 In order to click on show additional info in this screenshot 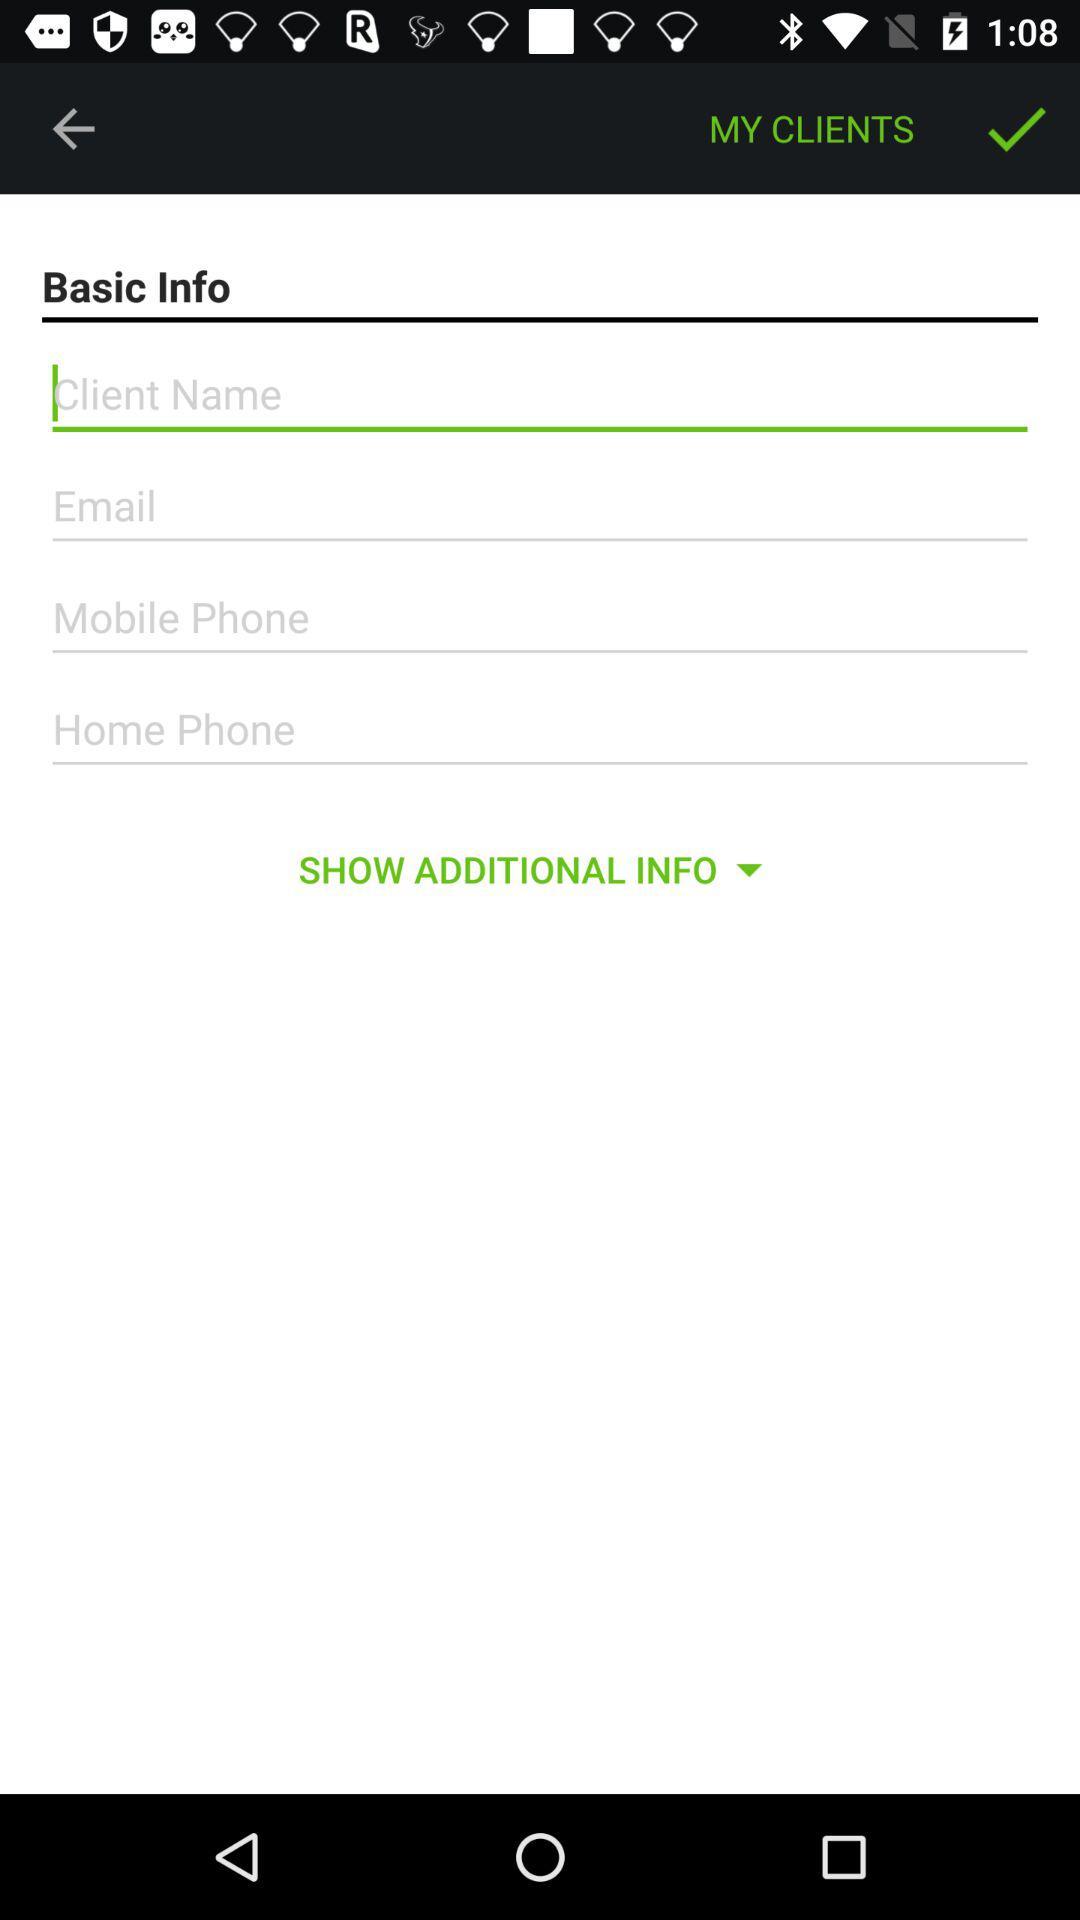, I will do `click(538, 869)`.